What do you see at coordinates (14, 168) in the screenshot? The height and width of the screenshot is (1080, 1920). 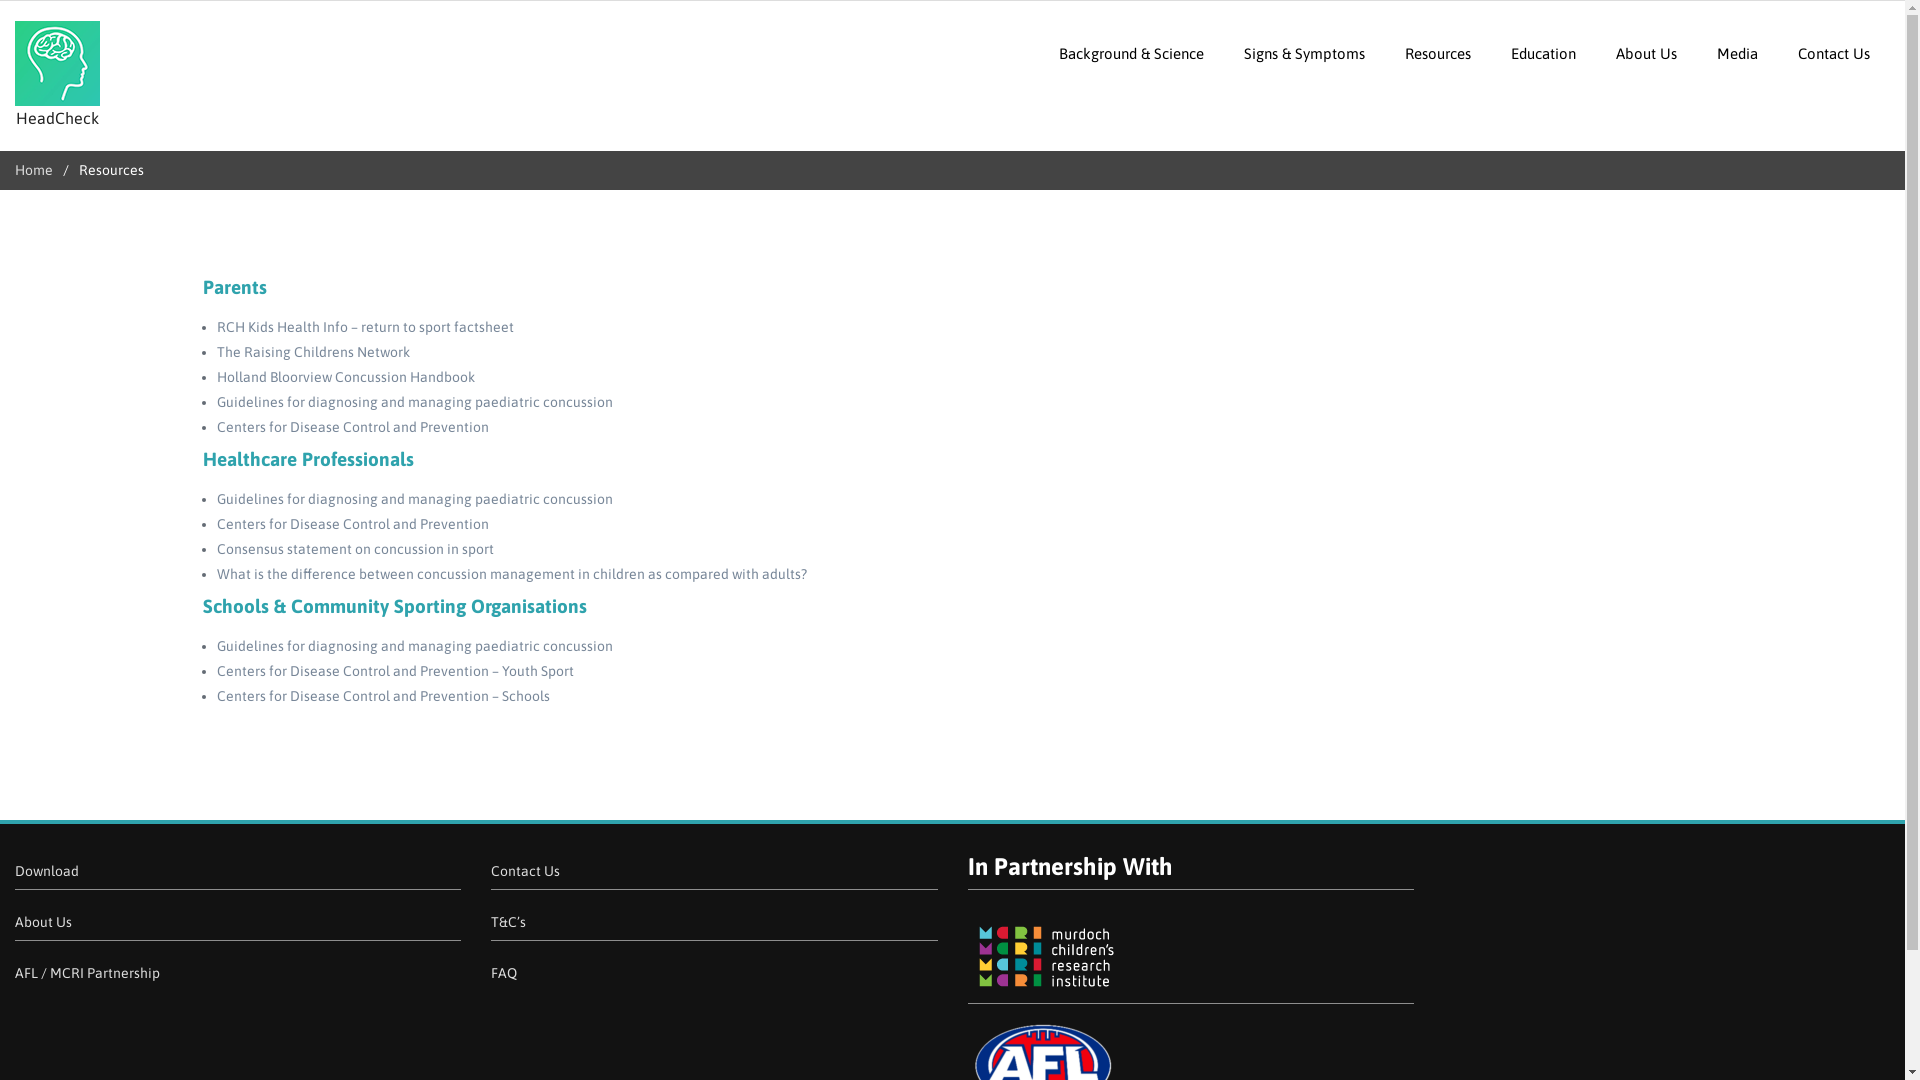 I see `'Home'` at bounding box center [14, 168].